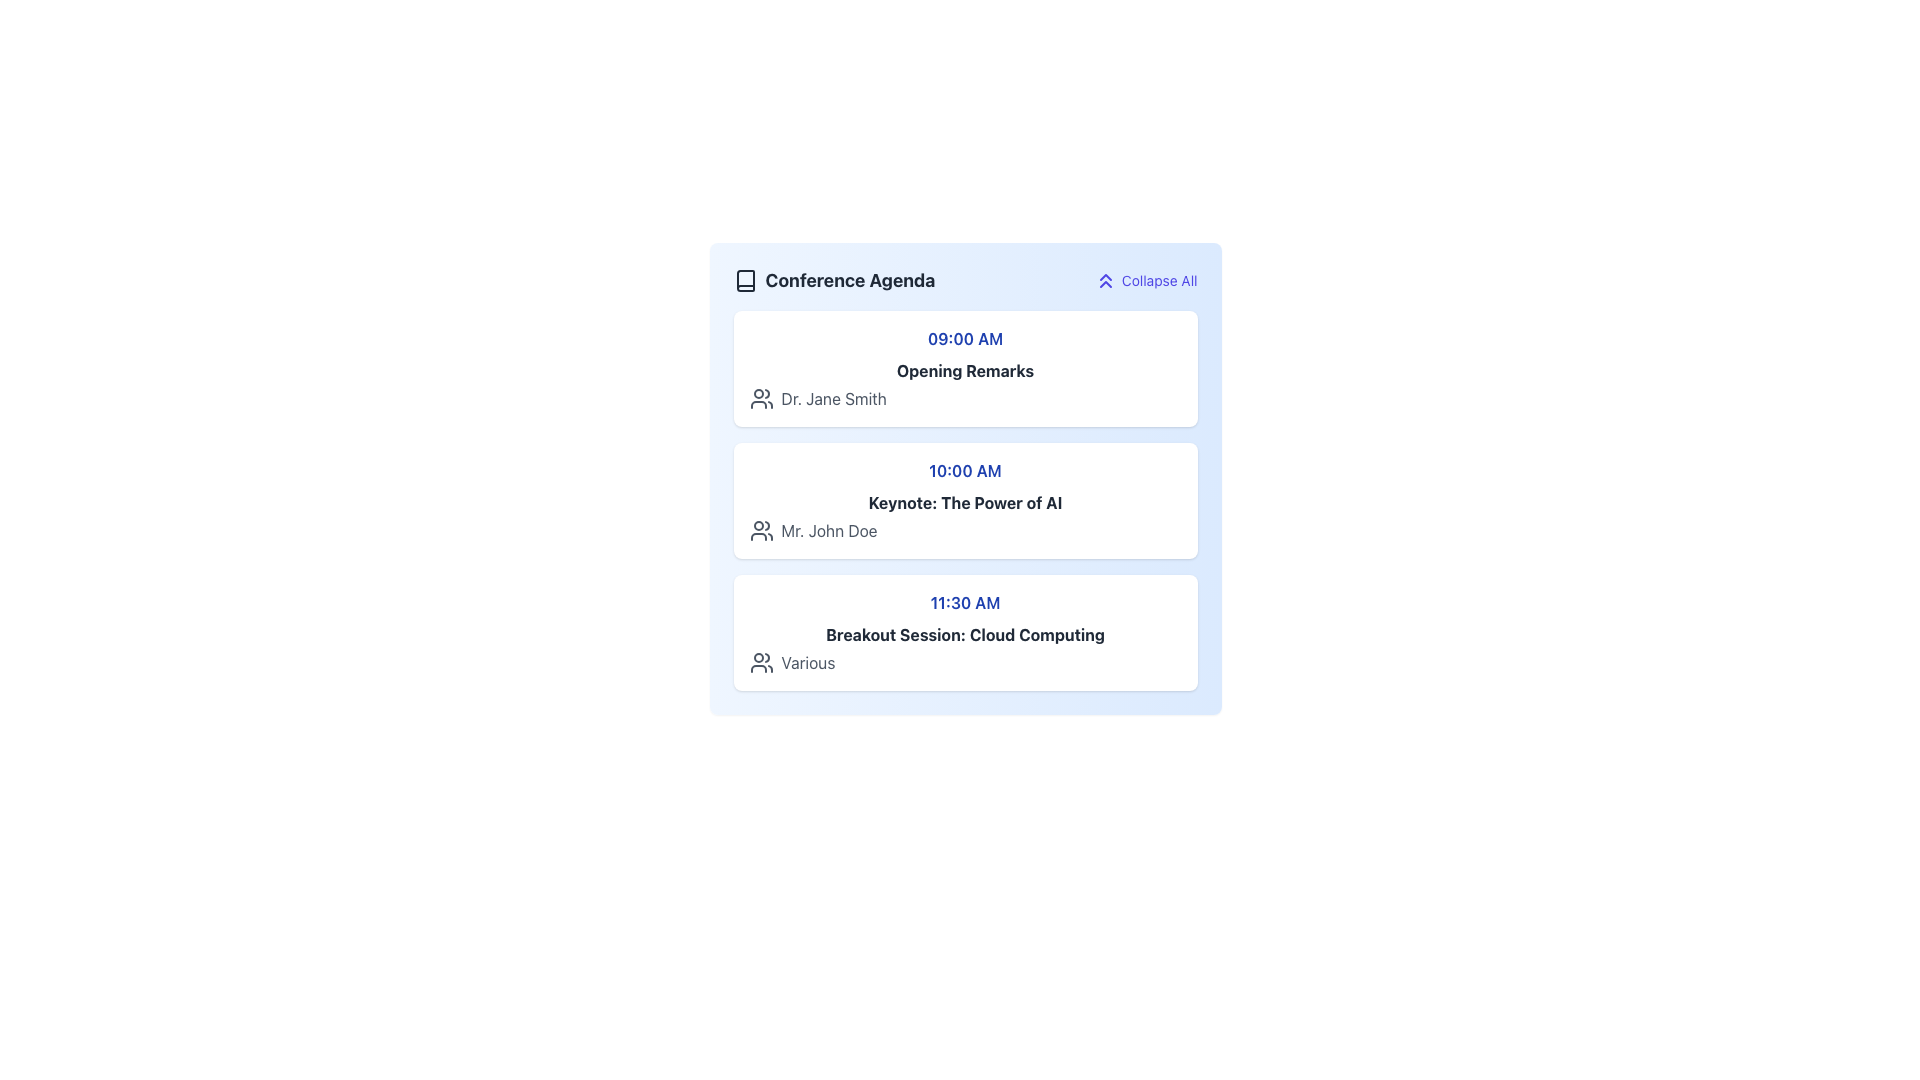 The image size is (1920, 1080). Describe the element at coordinates (965, 338) in the screenshot. I see `the Static Text that displays the starting time of the session, located centrally above the 'Opening Remarks' title and Dr. Jane Smith's name in the conference agenda panel` at that location.